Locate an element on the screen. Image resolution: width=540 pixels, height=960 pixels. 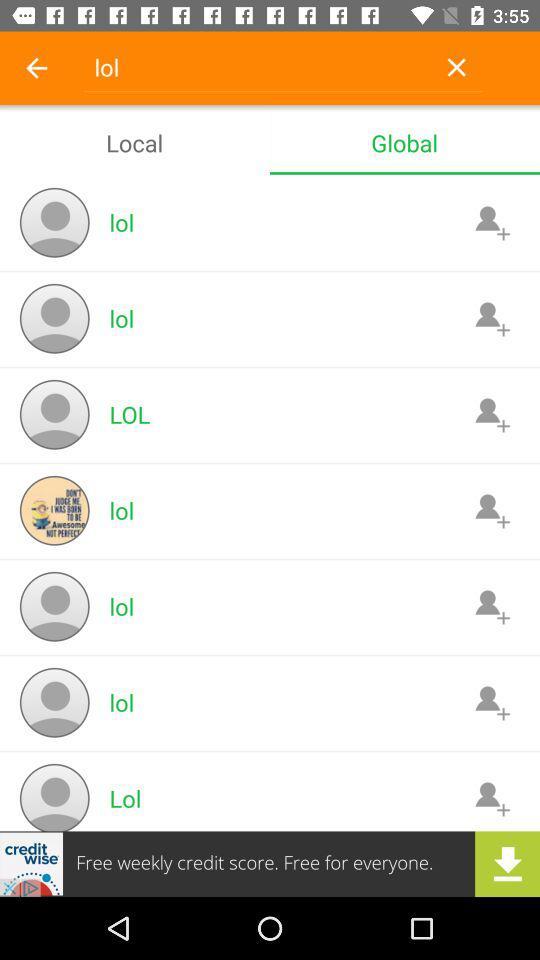
contact is located at coordinates (491, 509).